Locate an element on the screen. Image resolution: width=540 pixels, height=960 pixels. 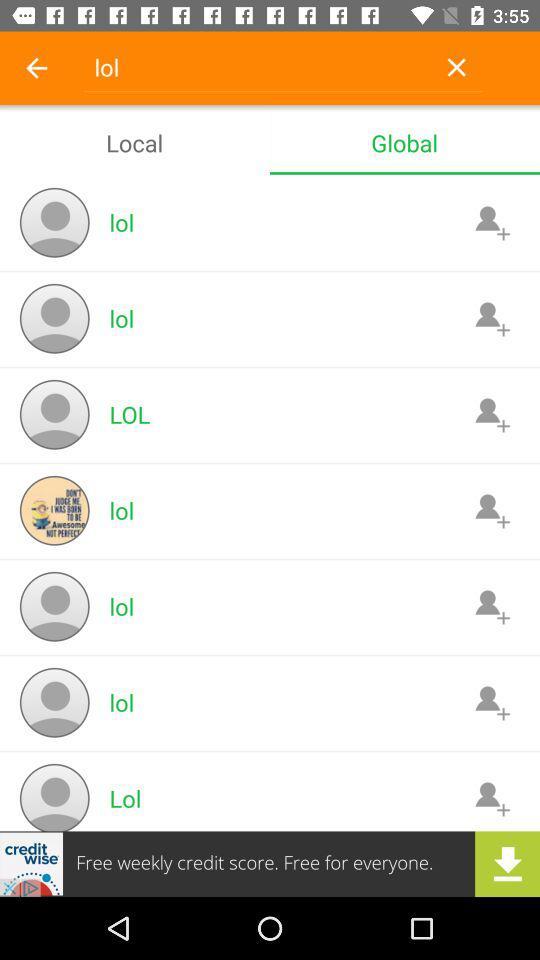
contact is located at coordinates (491, 509).